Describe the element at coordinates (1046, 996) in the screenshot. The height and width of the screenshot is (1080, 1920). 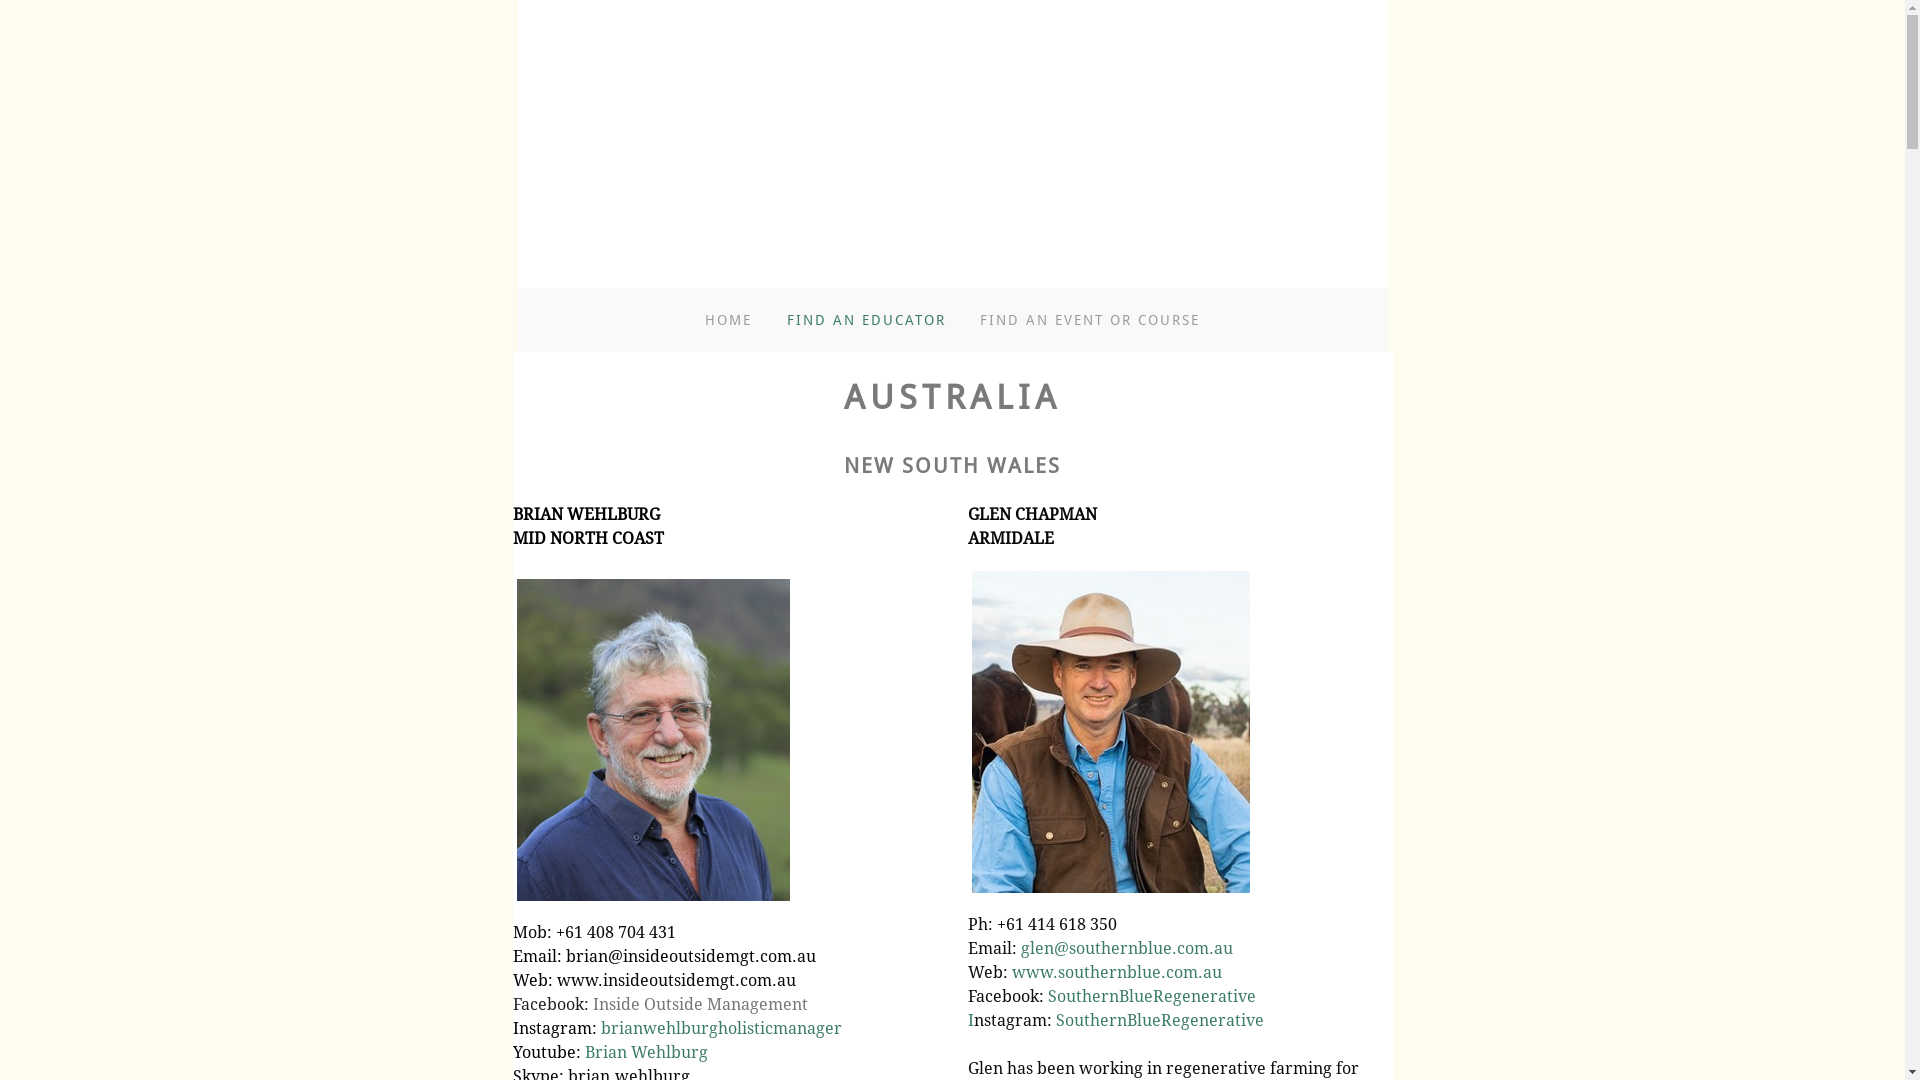
I see `'SouthernBlueRegenerative'` at that location.